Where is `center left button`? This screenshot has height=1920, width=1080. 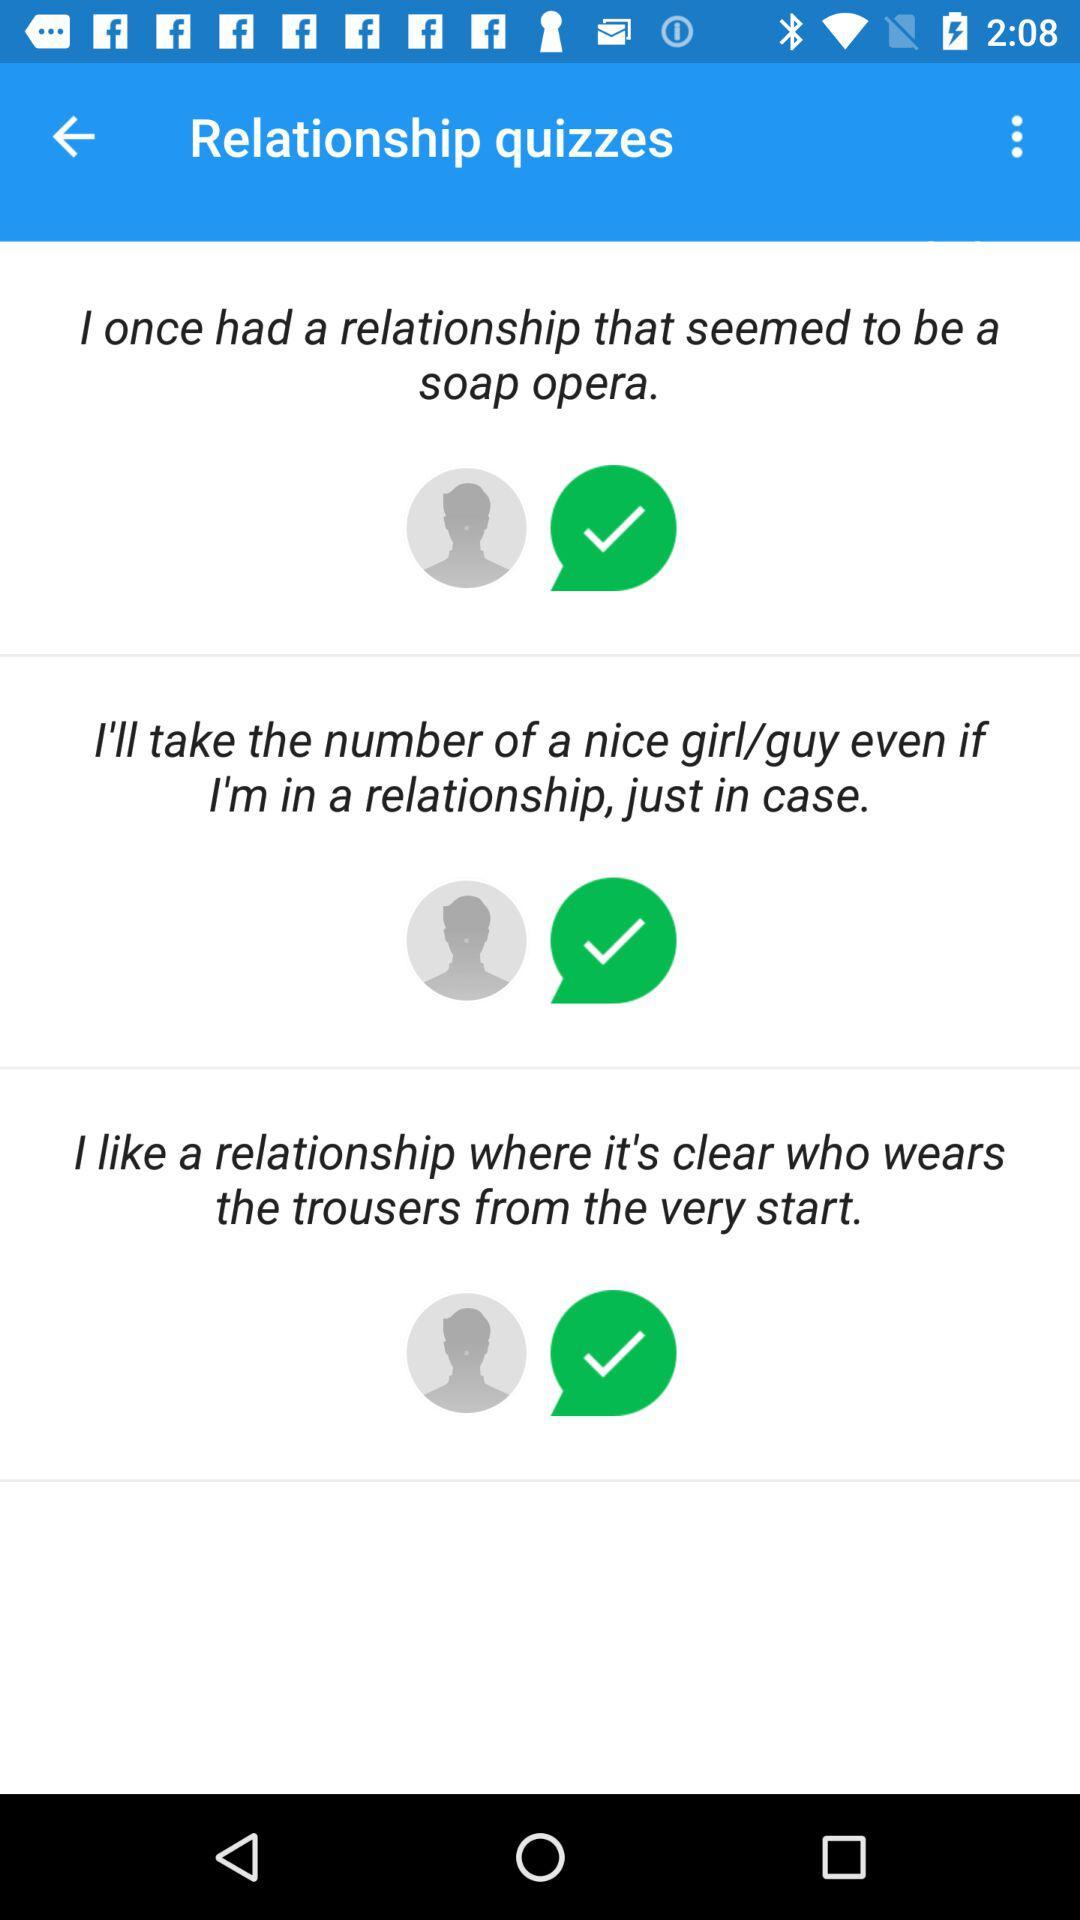 center left button is located at coordinates (466, 939).